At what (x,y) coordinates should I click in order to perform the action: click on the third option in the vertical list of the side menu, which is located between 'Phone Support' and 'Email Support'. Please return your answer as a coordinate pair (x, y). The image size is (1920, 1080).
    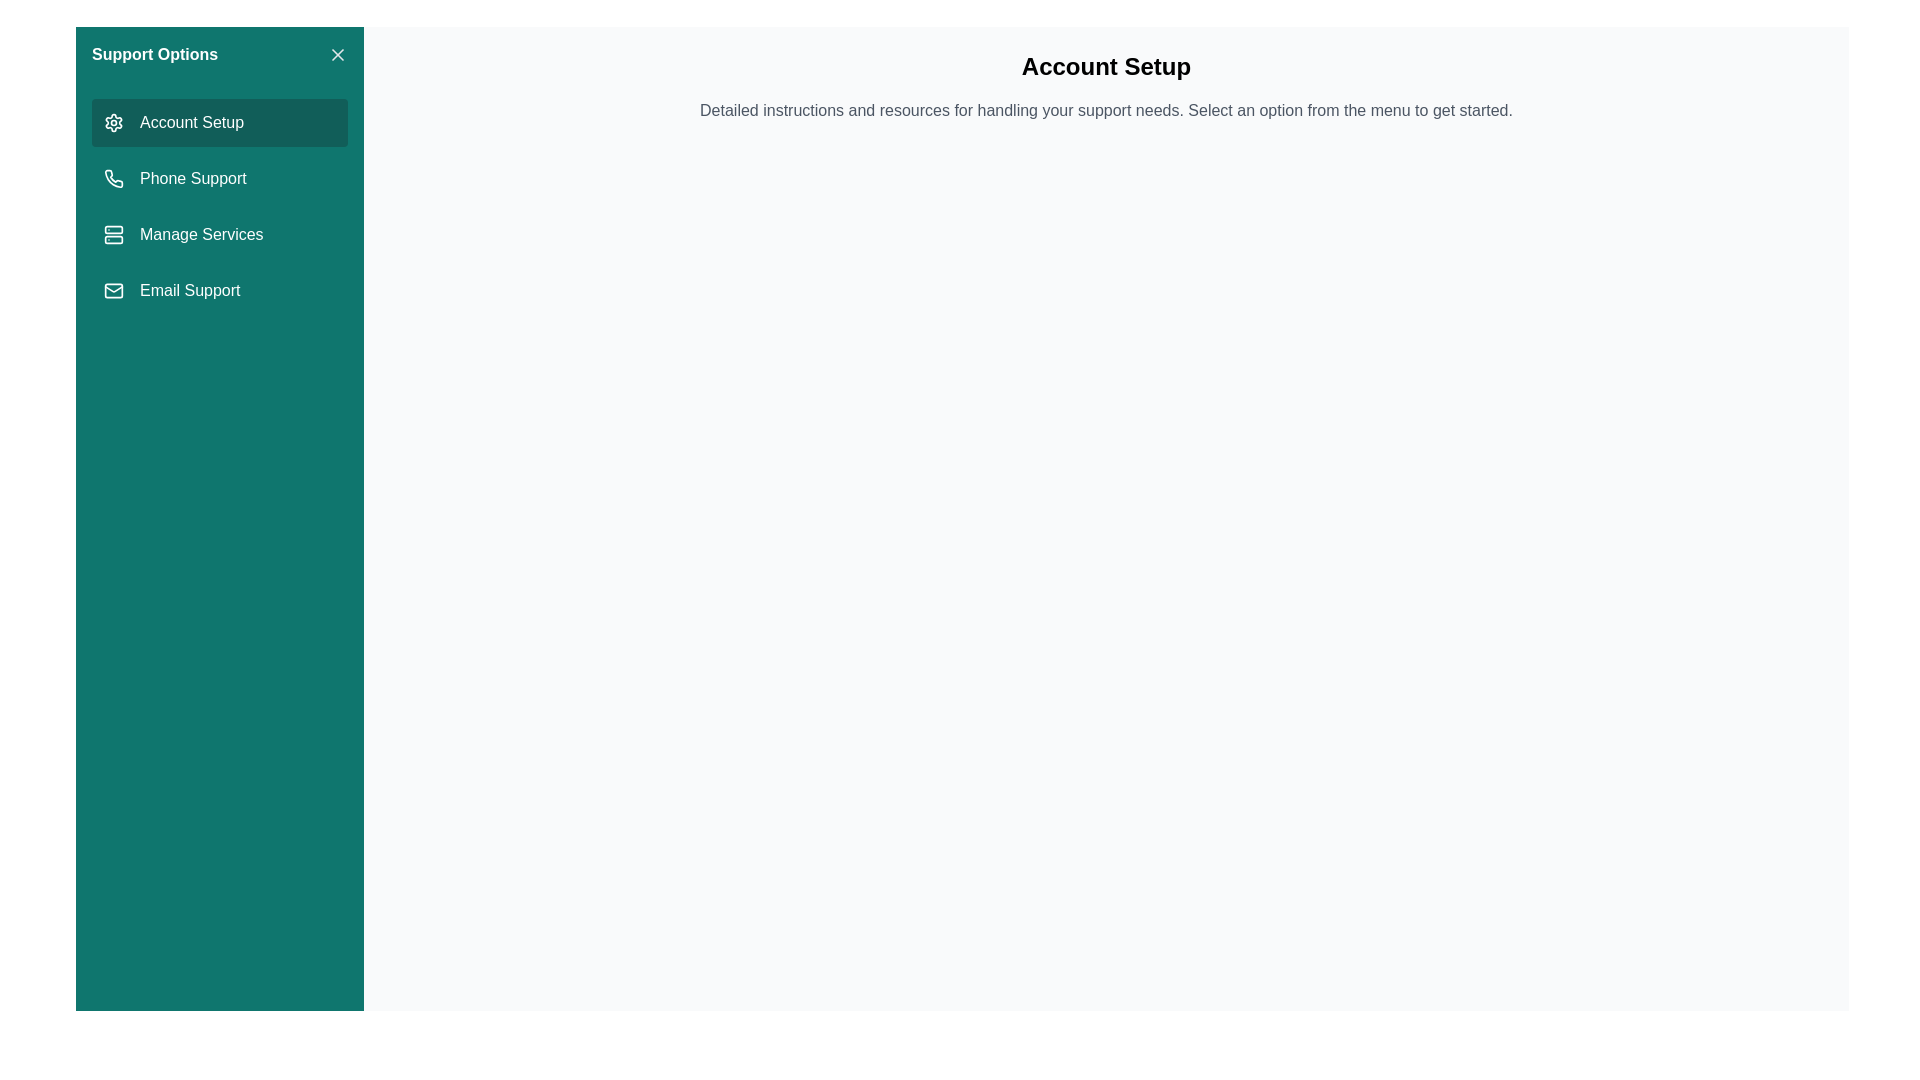
    Looking at the image, I should click on (201, 234).